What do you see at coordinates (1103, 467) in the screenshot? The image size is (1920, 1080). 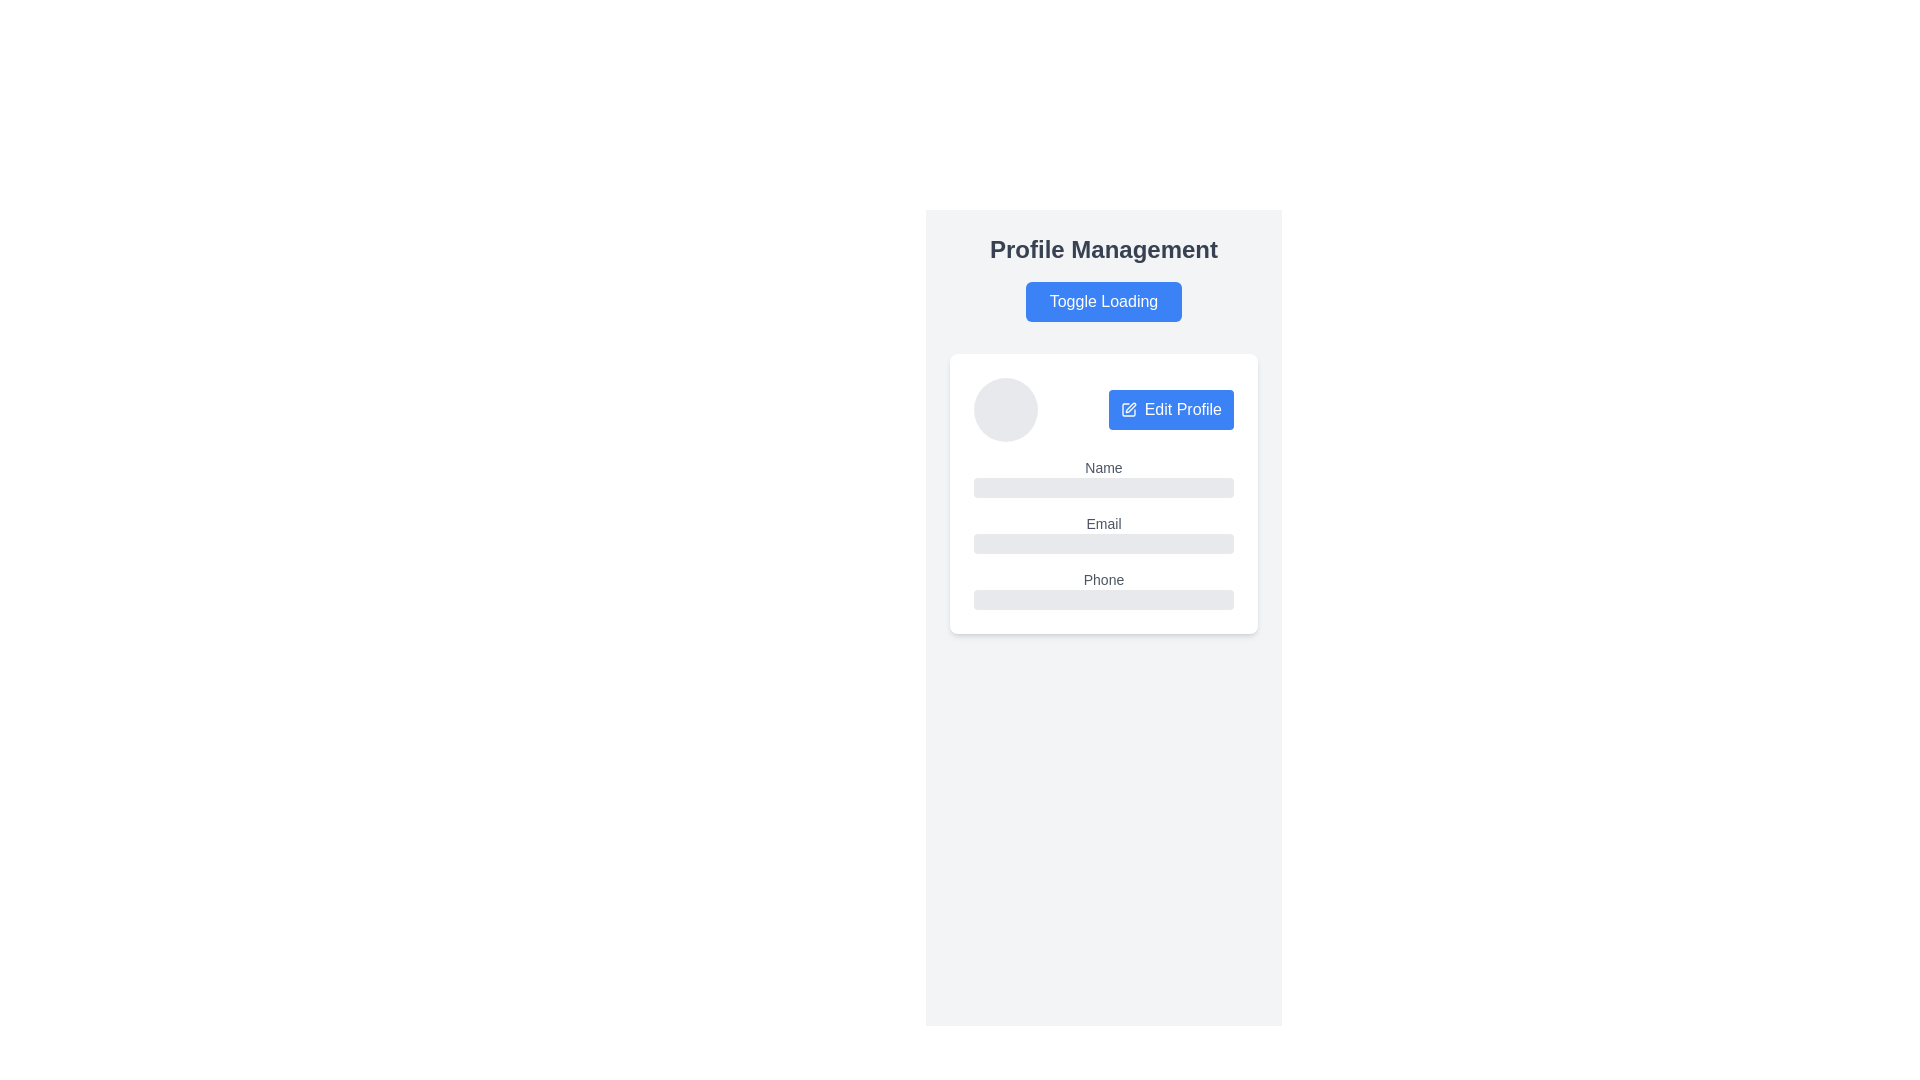 I see `the static text label indicating the input field for a name, positioned above the gray rounded input area` at bounding box center [1103, 467].